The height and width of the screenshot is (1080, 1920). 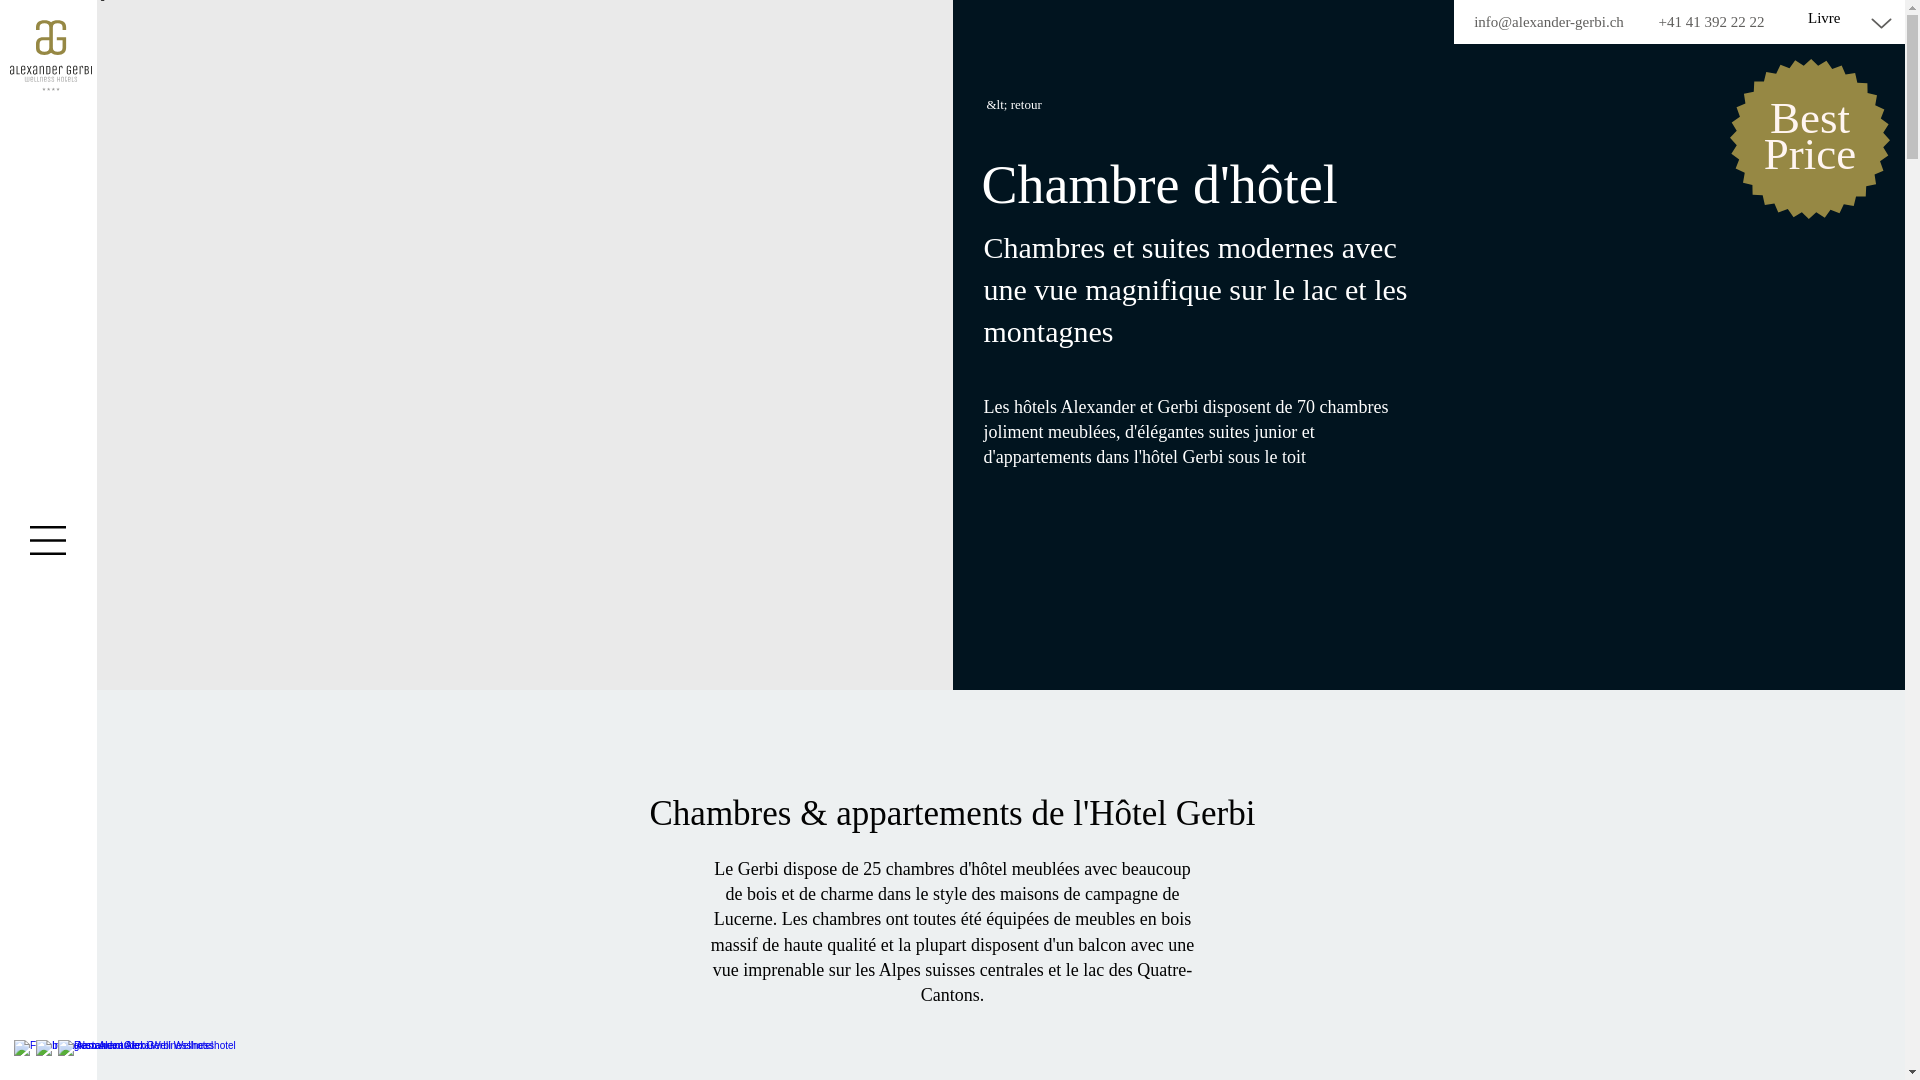 What do you see at coordinates (1548, 22) in the screenshot?
I see `'info@alexander-gerbi.ch'` at bounding box center [1548, 22].